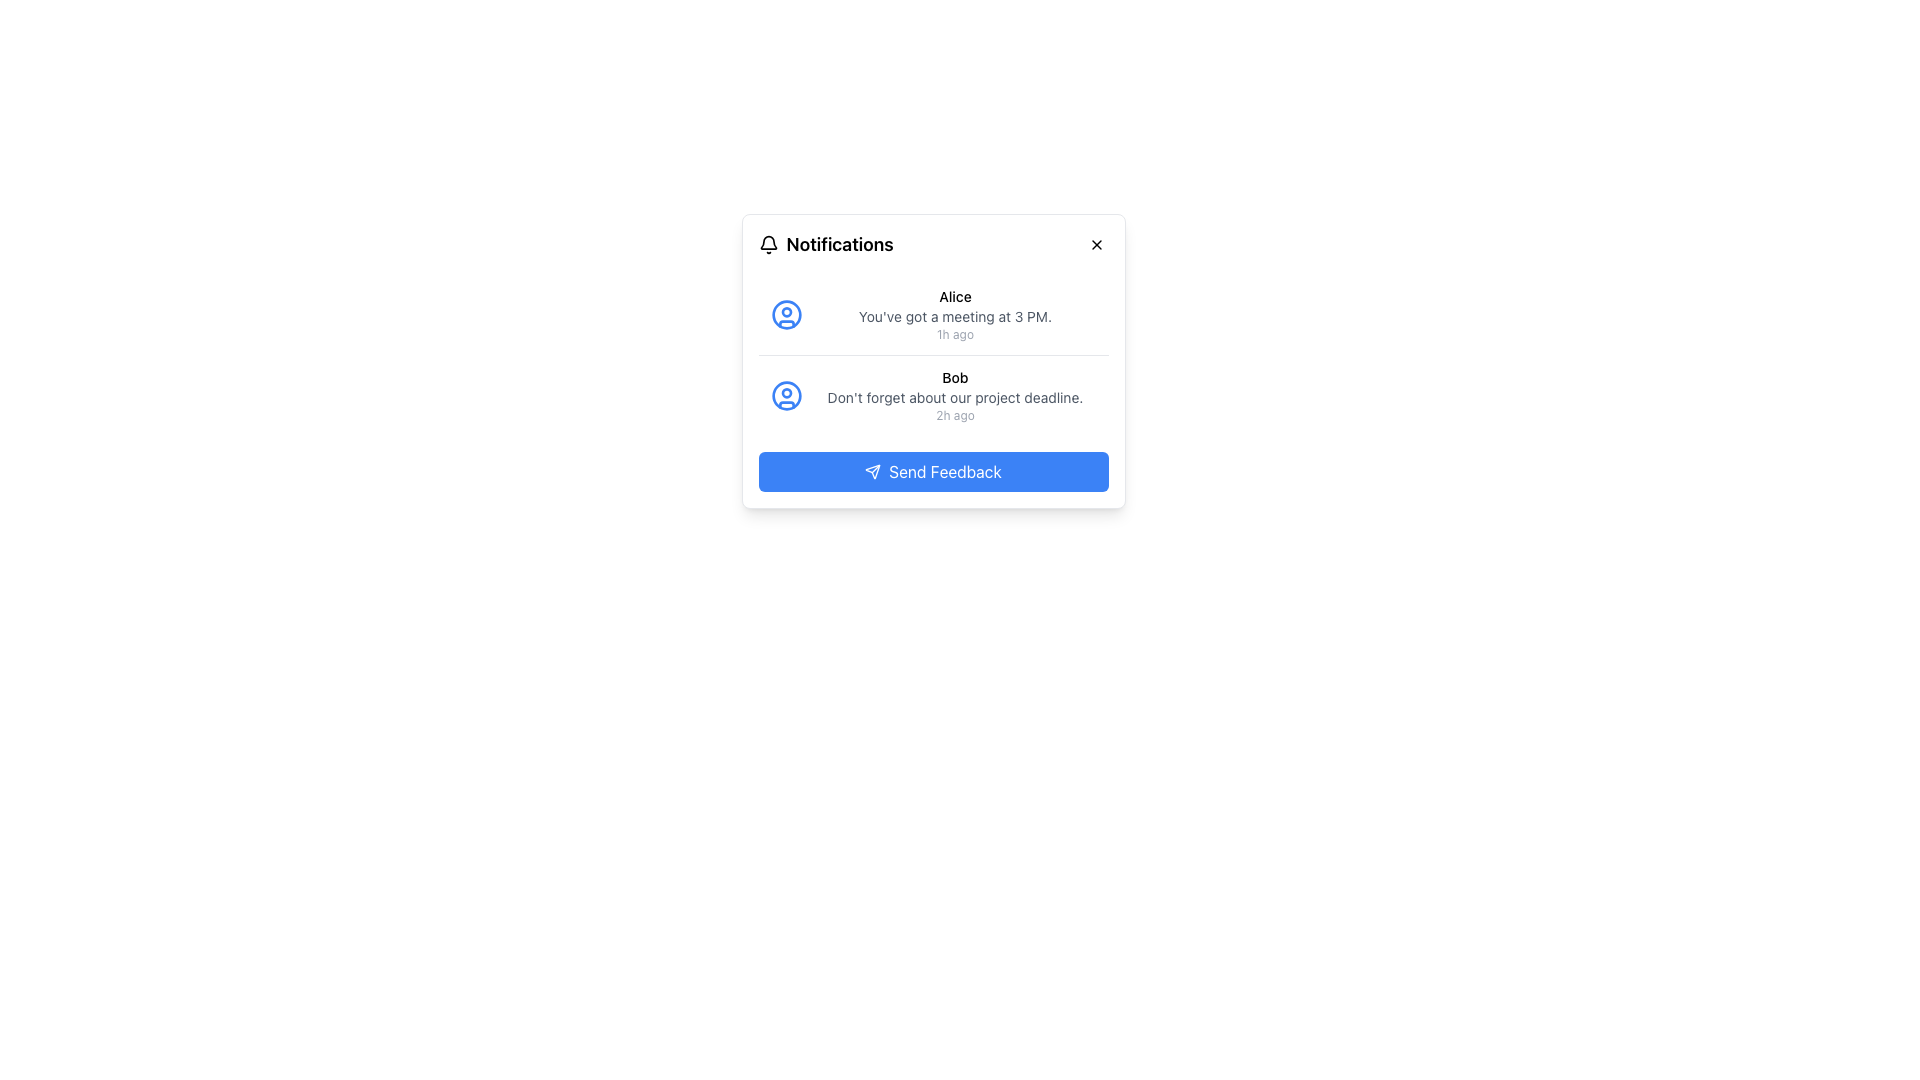 The image size is (1920, 1080). Describe the element at coordinates (873, 471) in the screenshot. I see `the blue 'Send Feedback' button which contains the small triangular icon indicating a 'send' or 'forward' function, located to the left of the text` at that location.